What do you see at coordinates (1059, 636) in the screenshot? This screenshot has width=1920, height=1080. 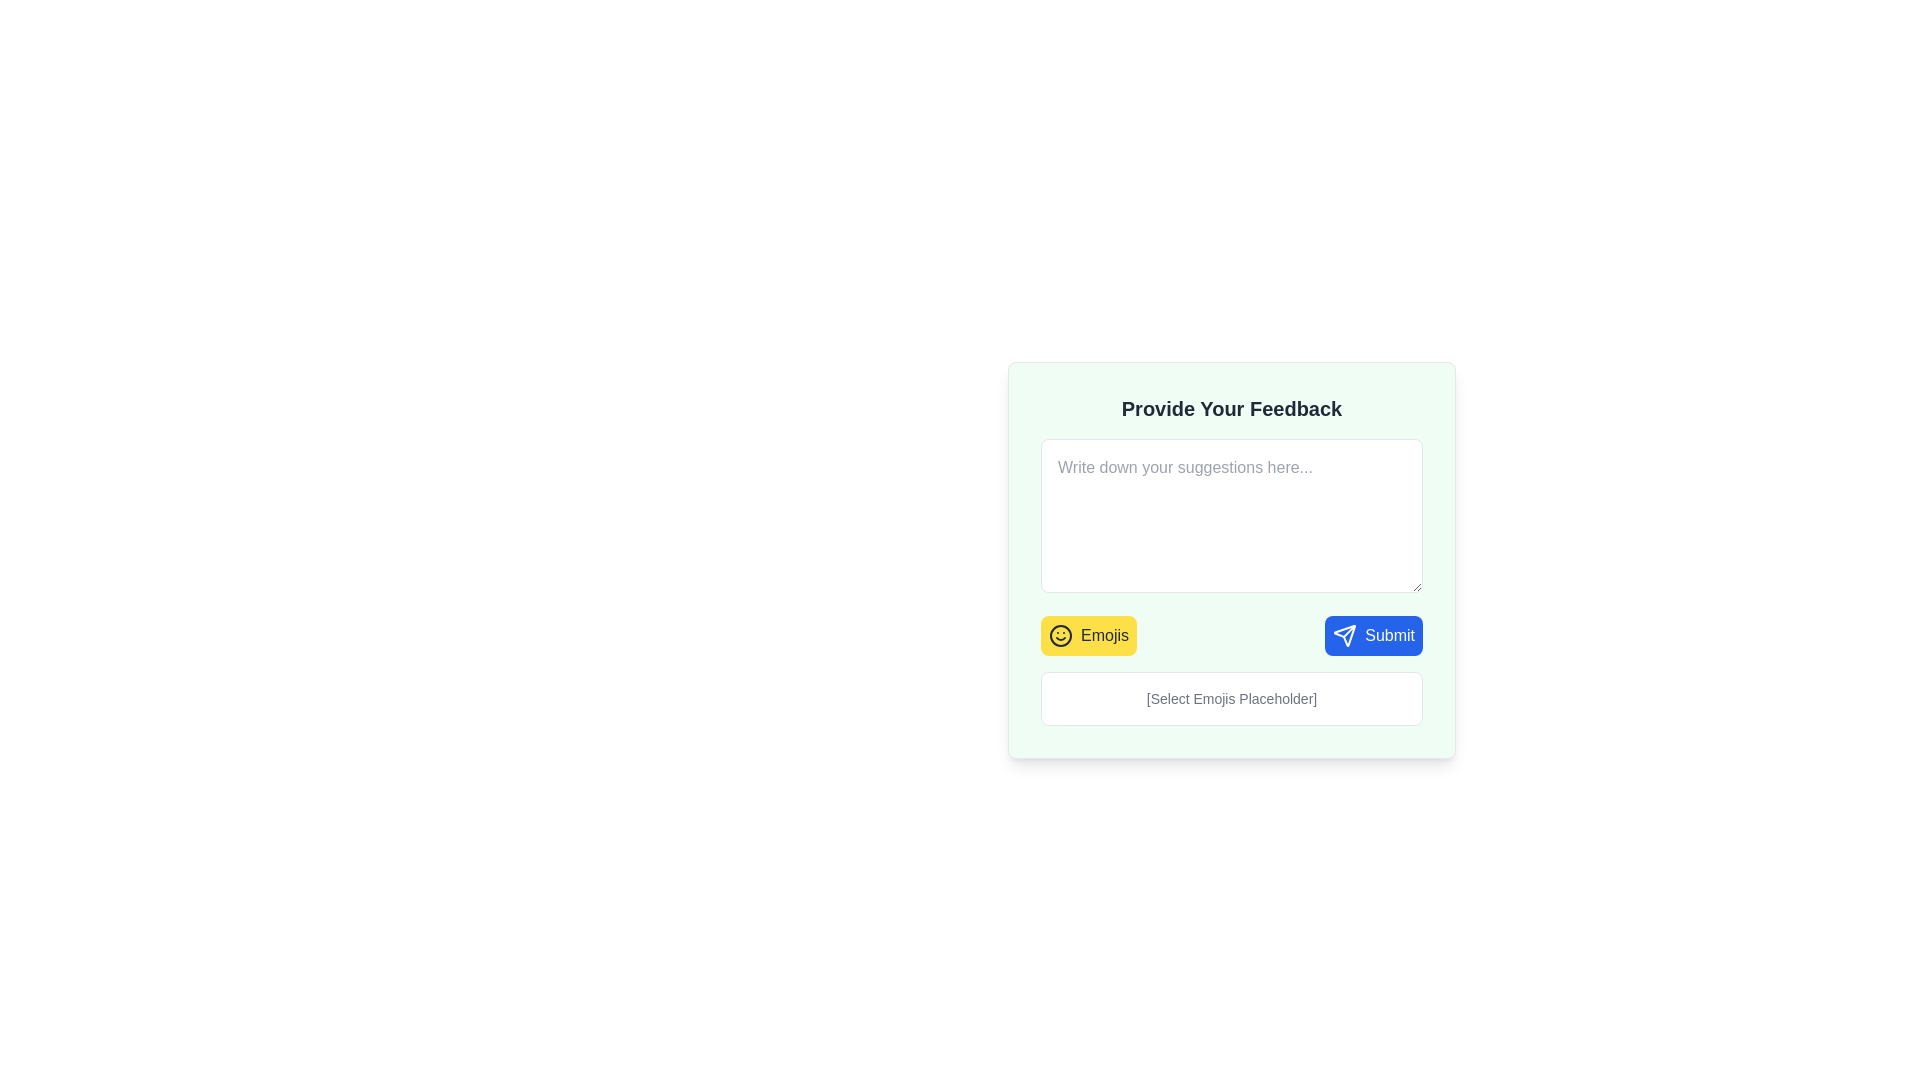 I see `the smiley face icon with a yellow background, adjacent to the 'Emojis' label in the feedback submission interface` at bounding box center [1059, 636].